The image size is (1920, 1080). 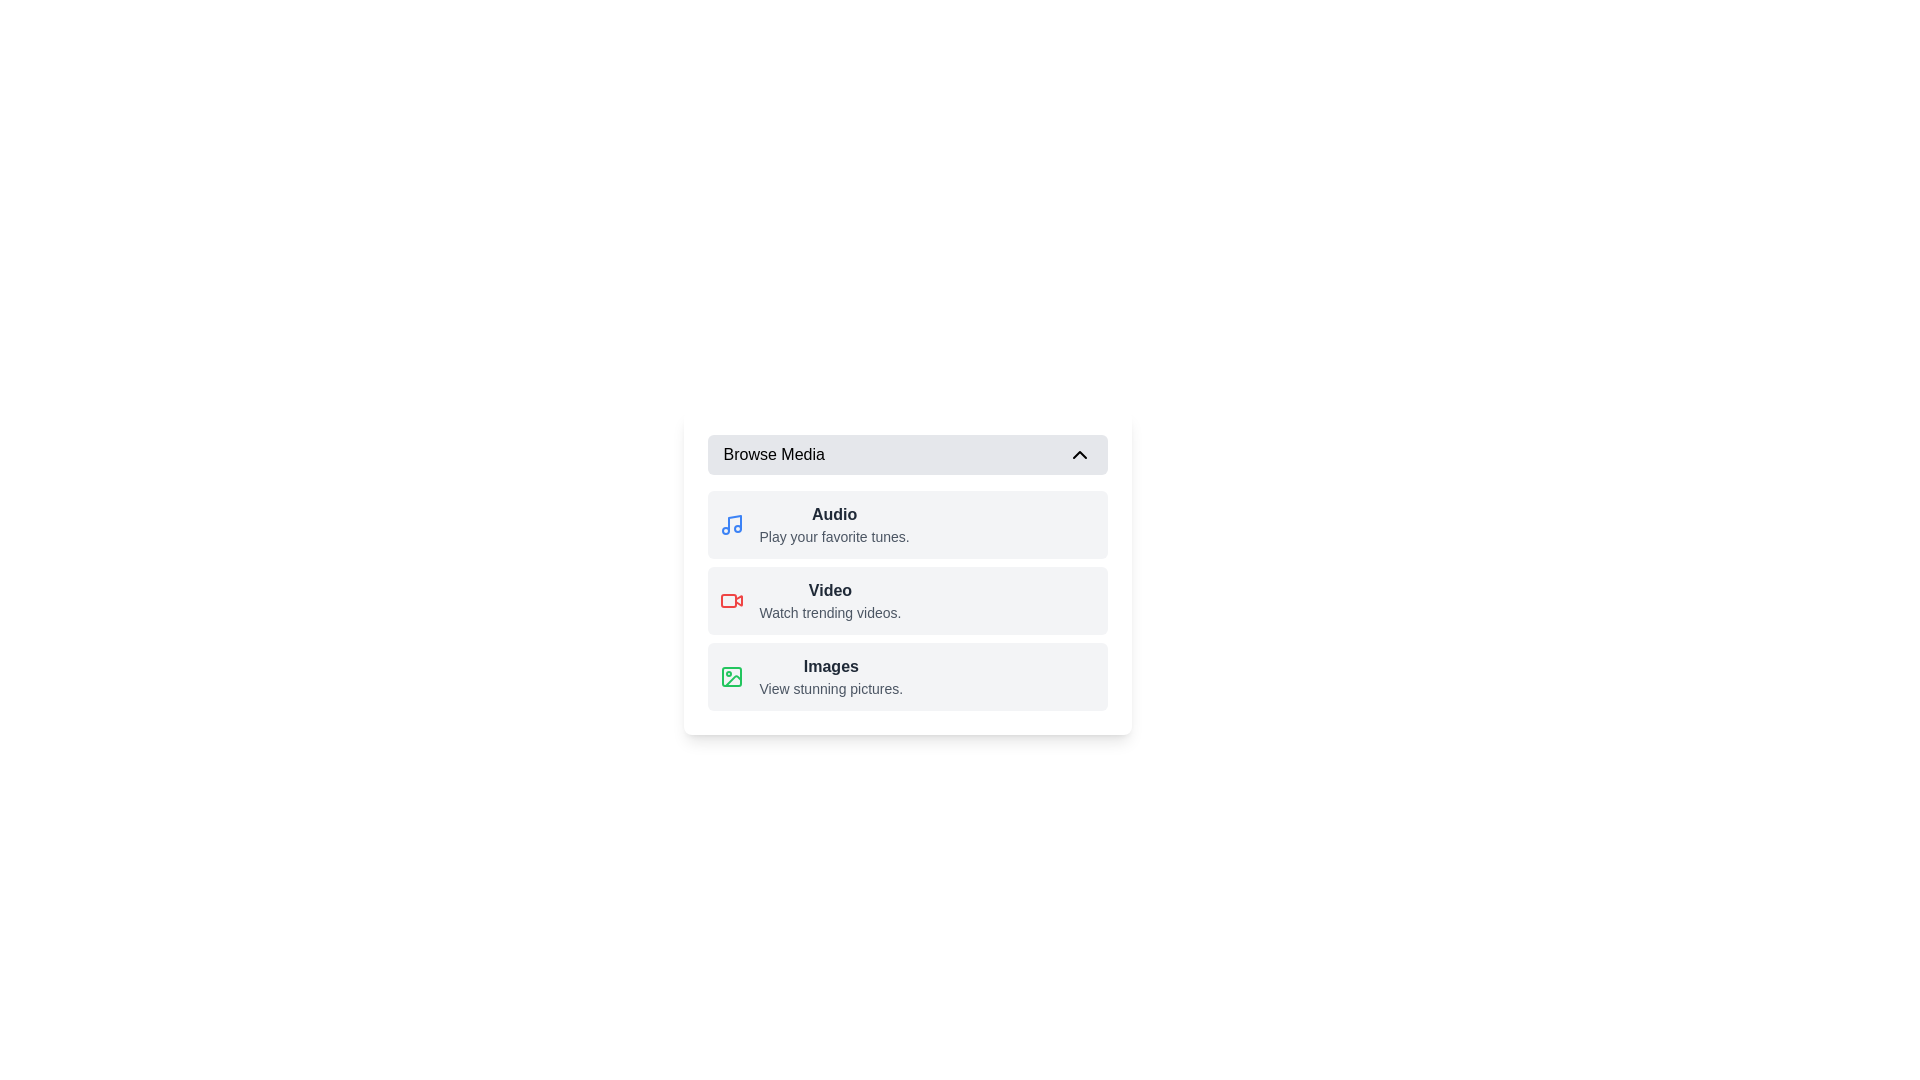 I want to click on the blue music note icon located to the left of the 'Audio' text in the media selection list, so click(x=730, y=523).